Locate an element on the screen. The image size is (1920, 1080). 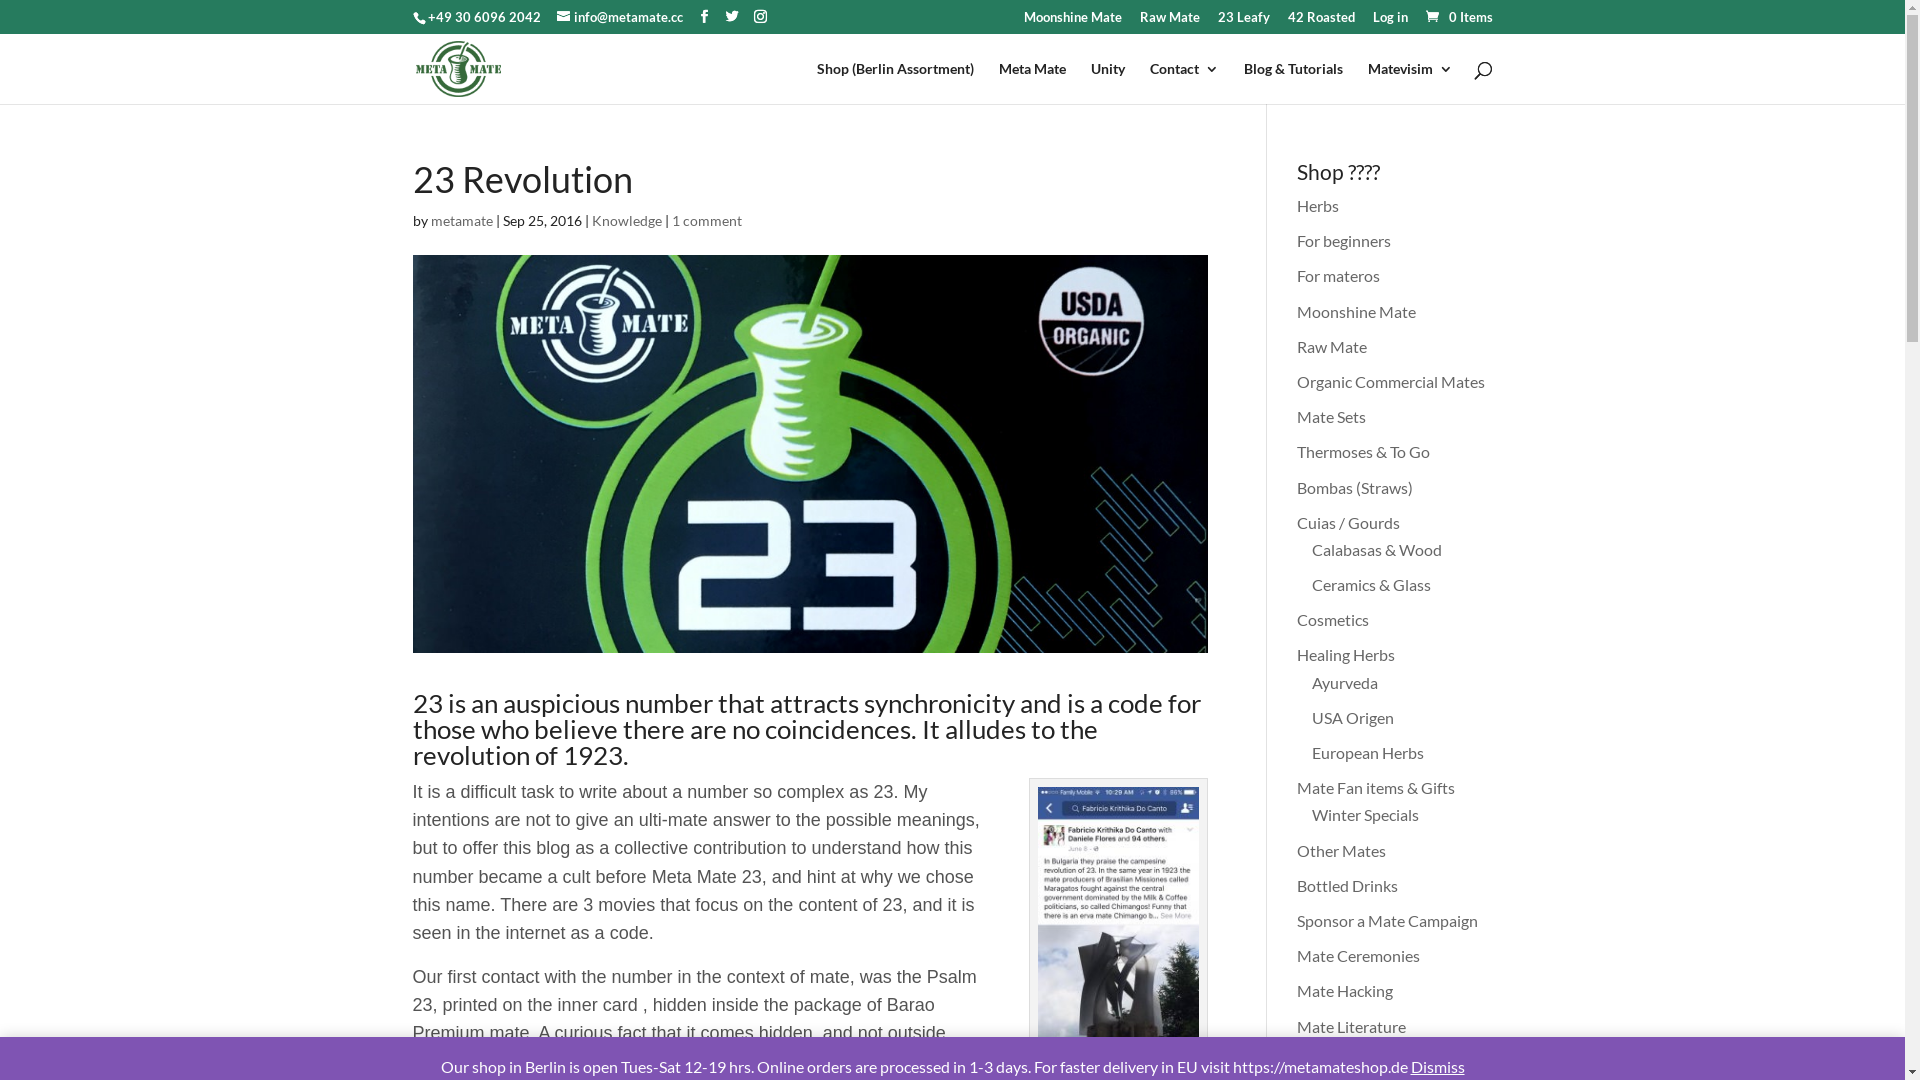
'Matevisim' is located at coordinates (1409, 82).